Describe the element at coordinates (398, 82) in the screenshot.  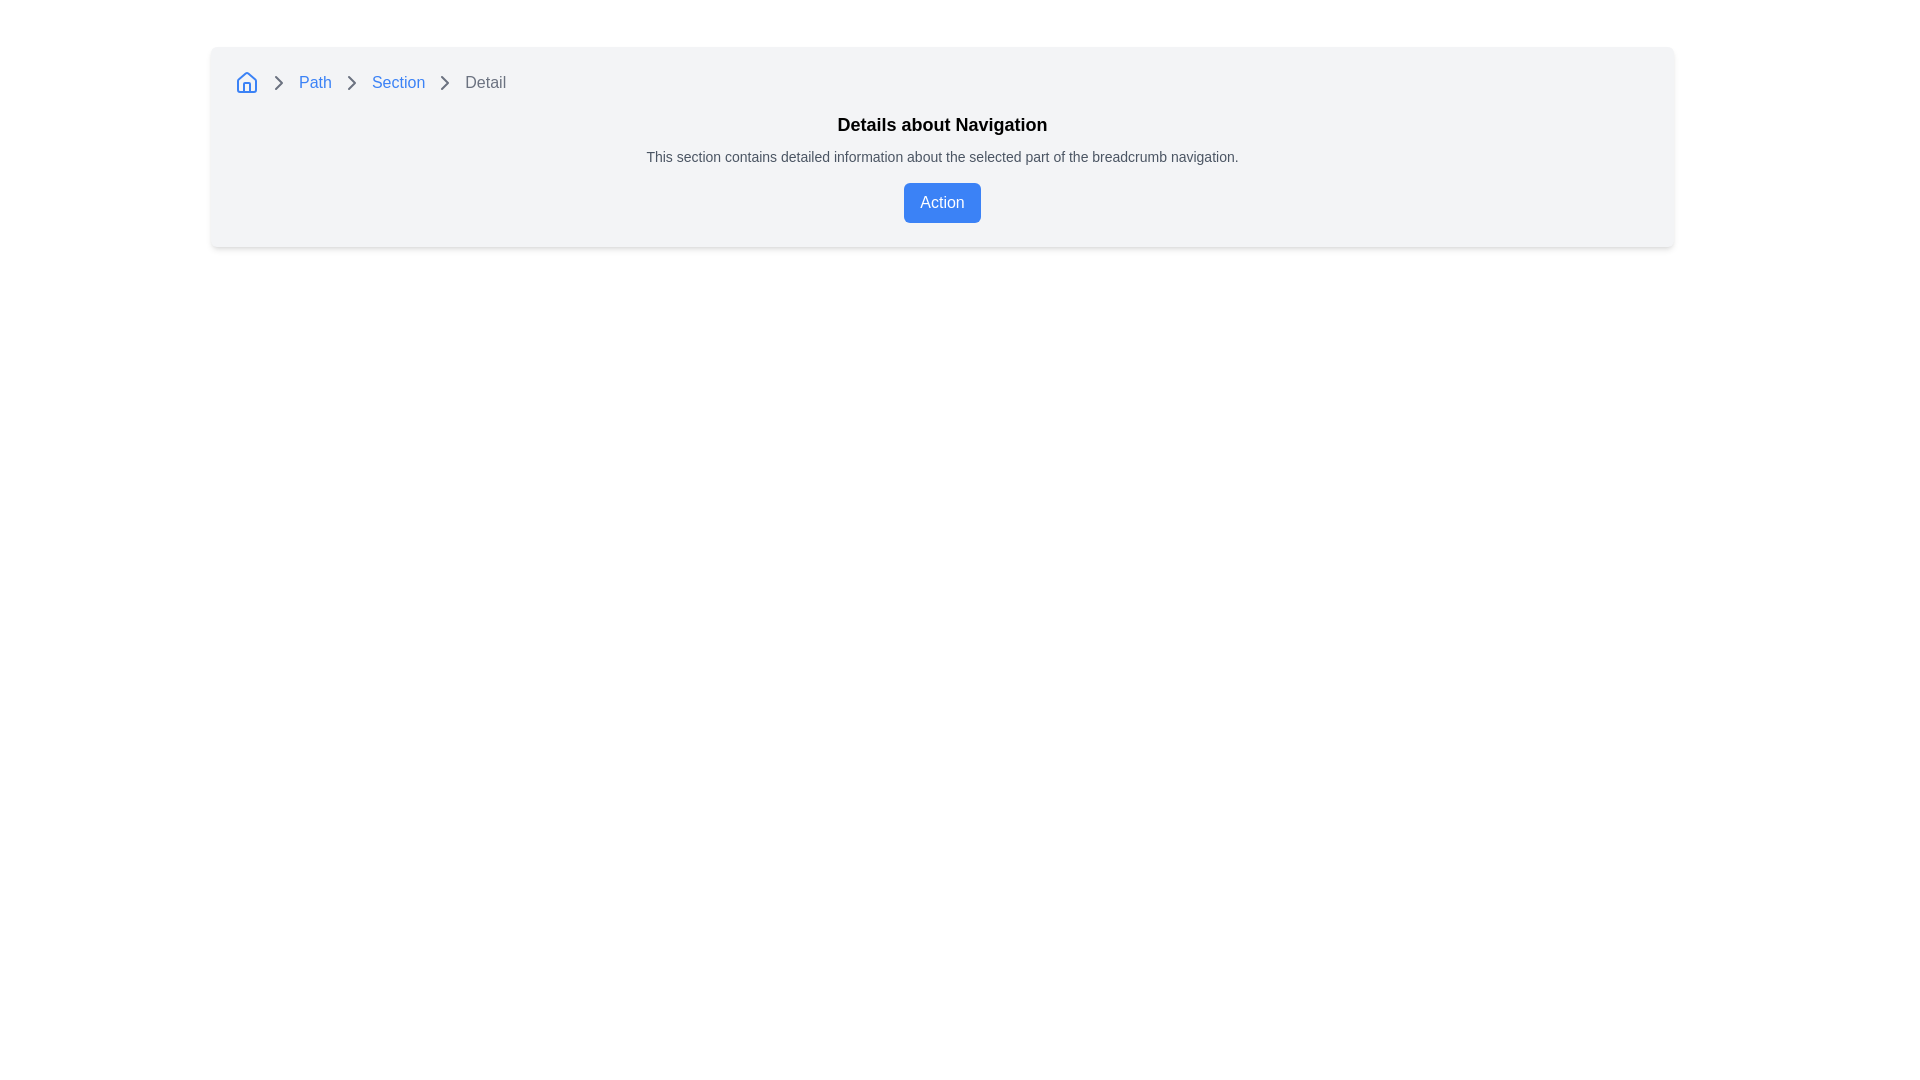
I see `the third hyperlink in the breadcrumb trail, which is labeled 'Section'` at that location.